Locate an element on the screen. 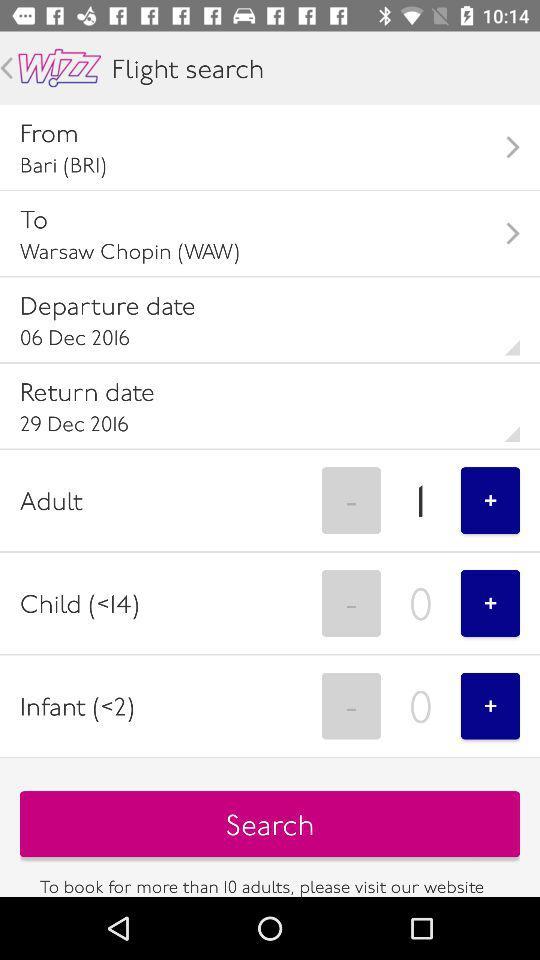 This screenshot has height=960, width=540. option next to infant2 is located at coordinates (350, 706).